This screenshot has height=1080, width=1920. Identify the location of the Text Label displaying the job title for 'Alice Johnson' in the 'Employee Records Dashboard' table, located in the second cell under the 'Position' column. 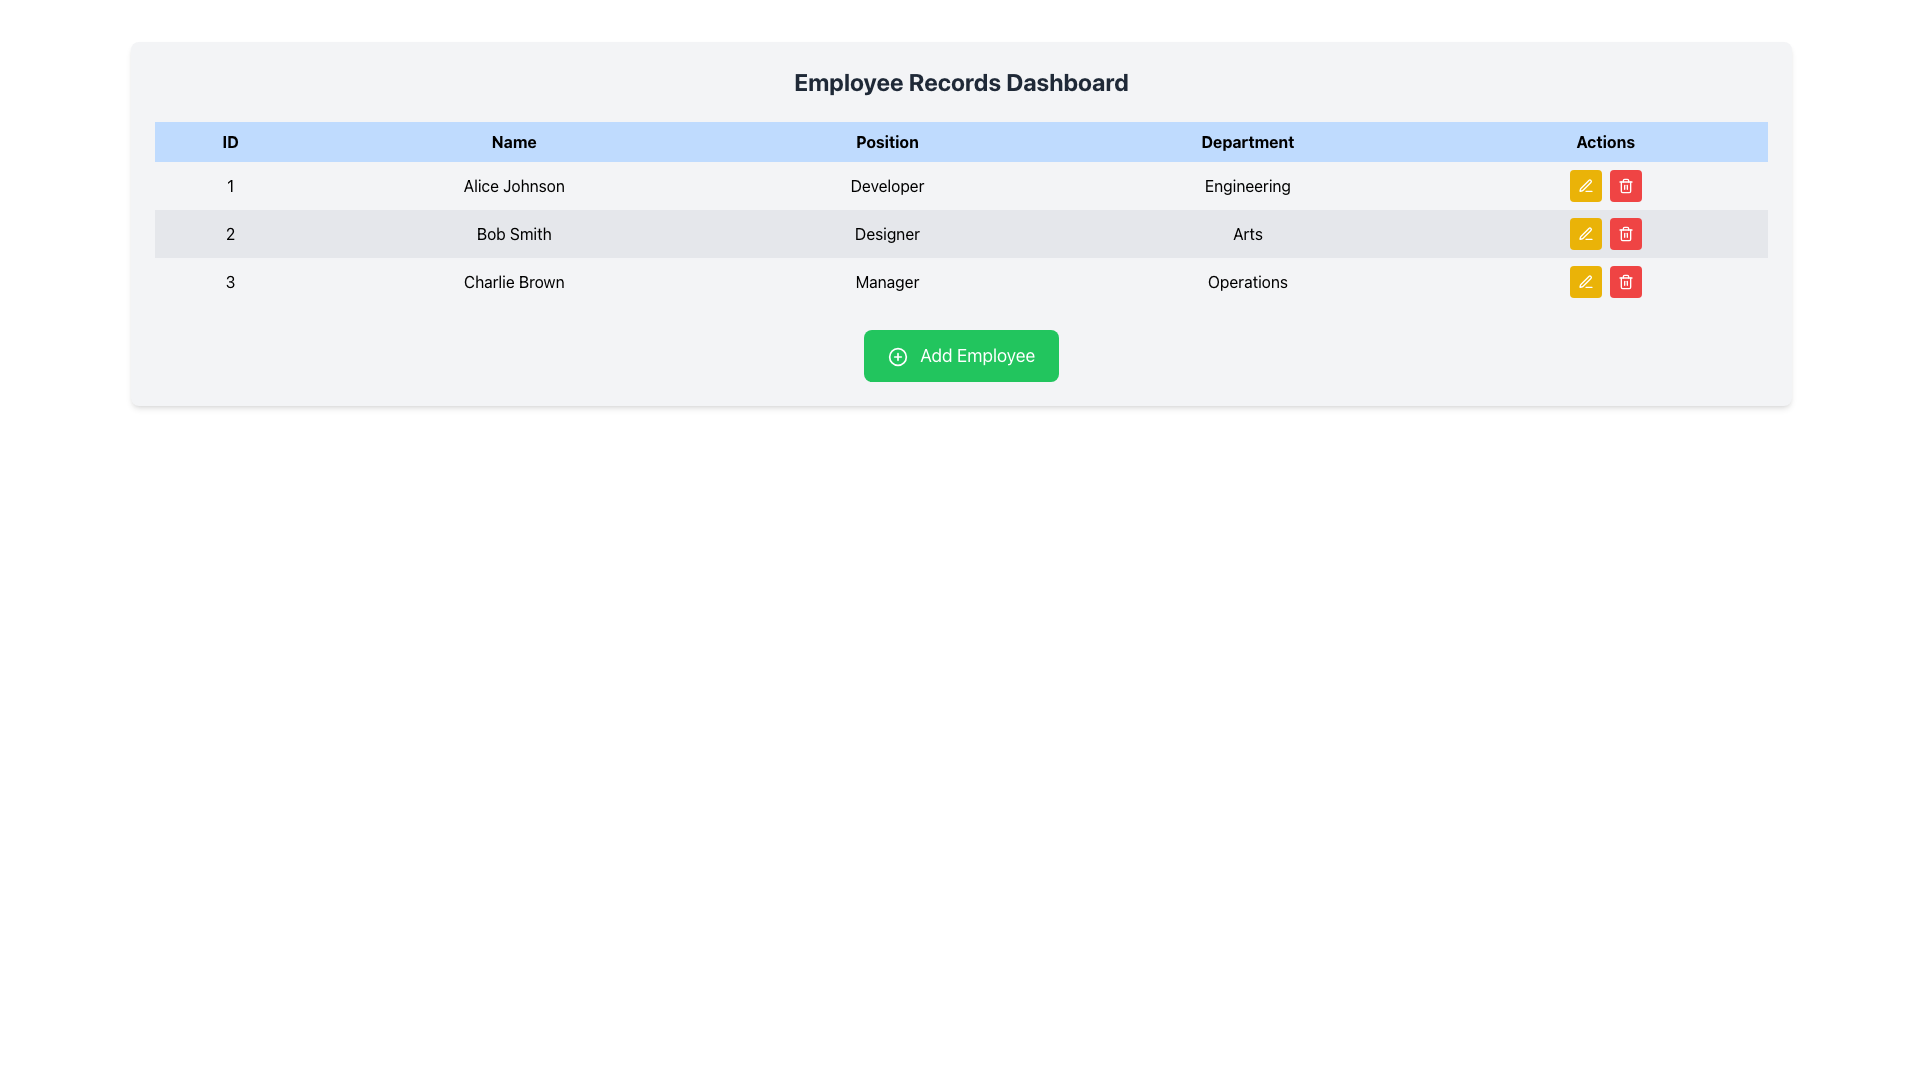
(886, 185).